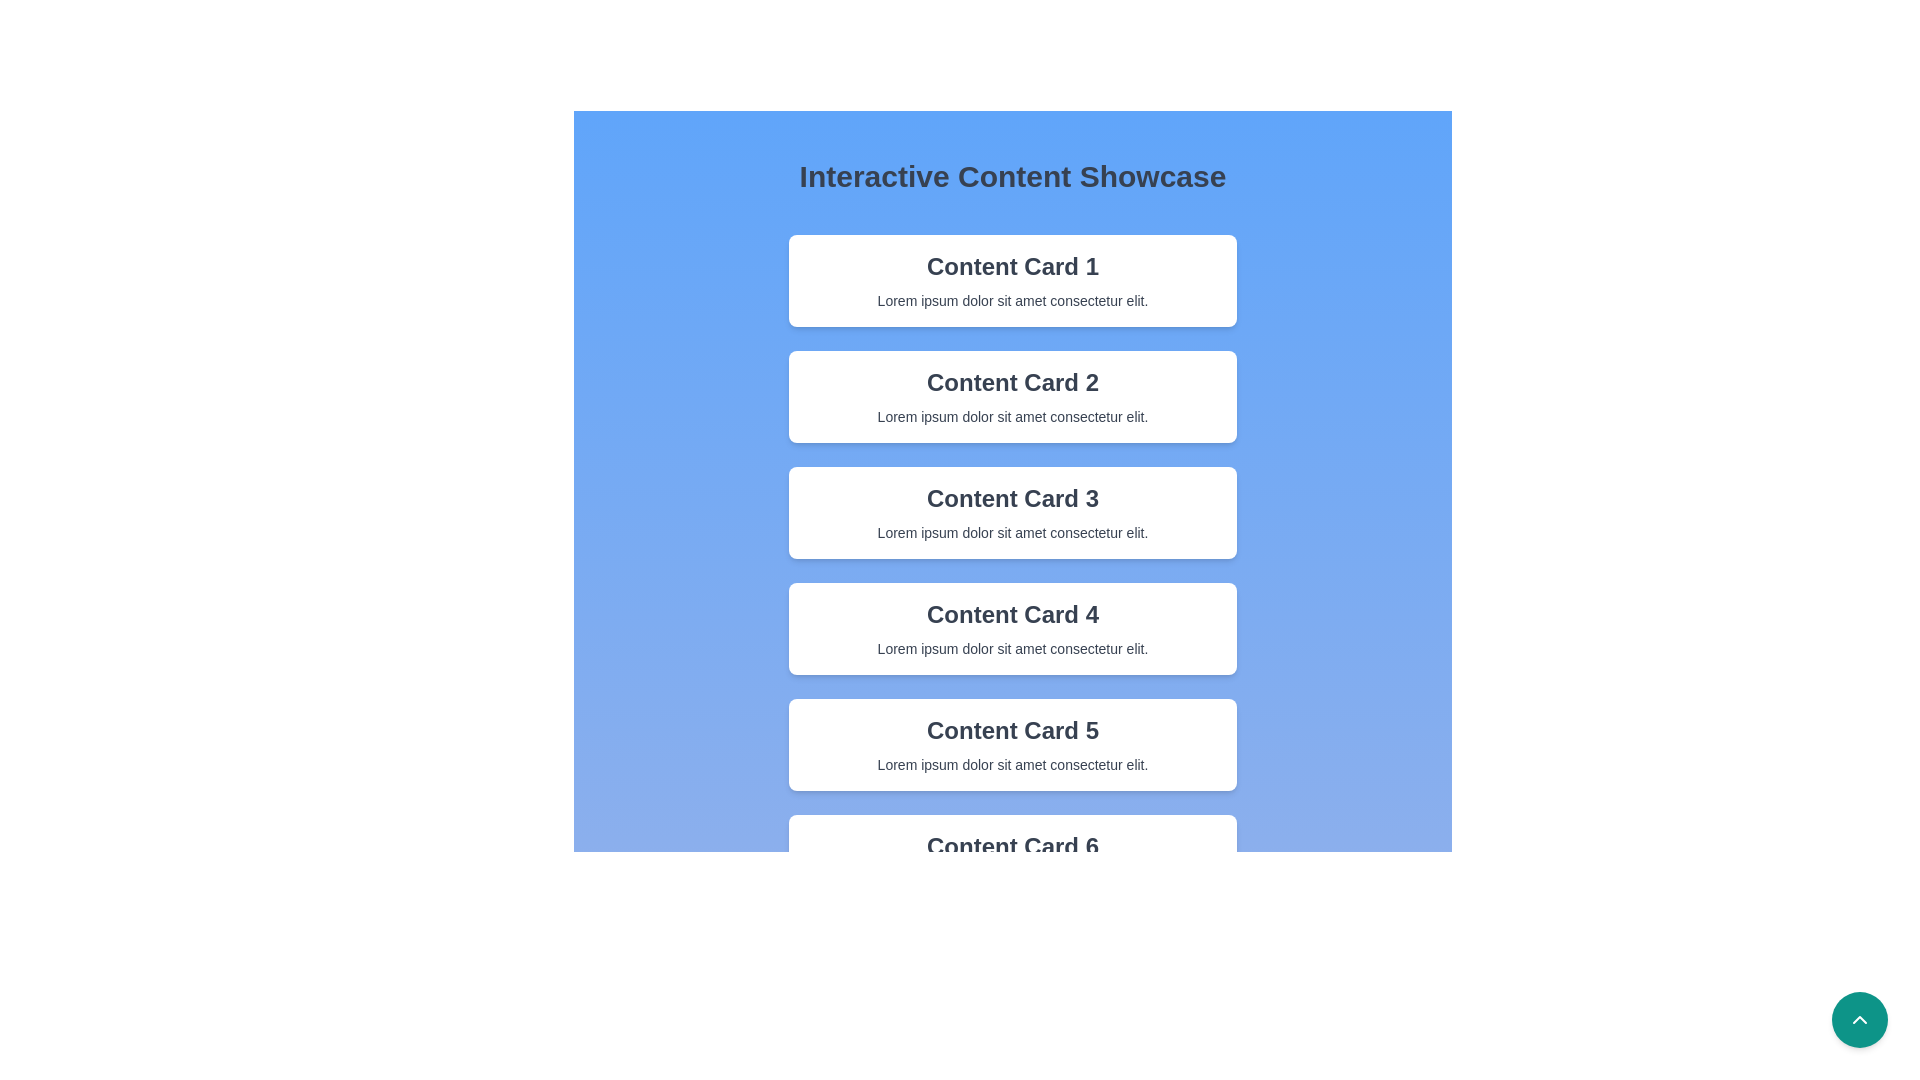  Describe the element at coordinates (1012, 859) in the screenshot. I see `the informational card that is the sixth item in a vertically stacked list of content cards, positioned between 'Content Card 5' and 'Content Card 7'` at that location.